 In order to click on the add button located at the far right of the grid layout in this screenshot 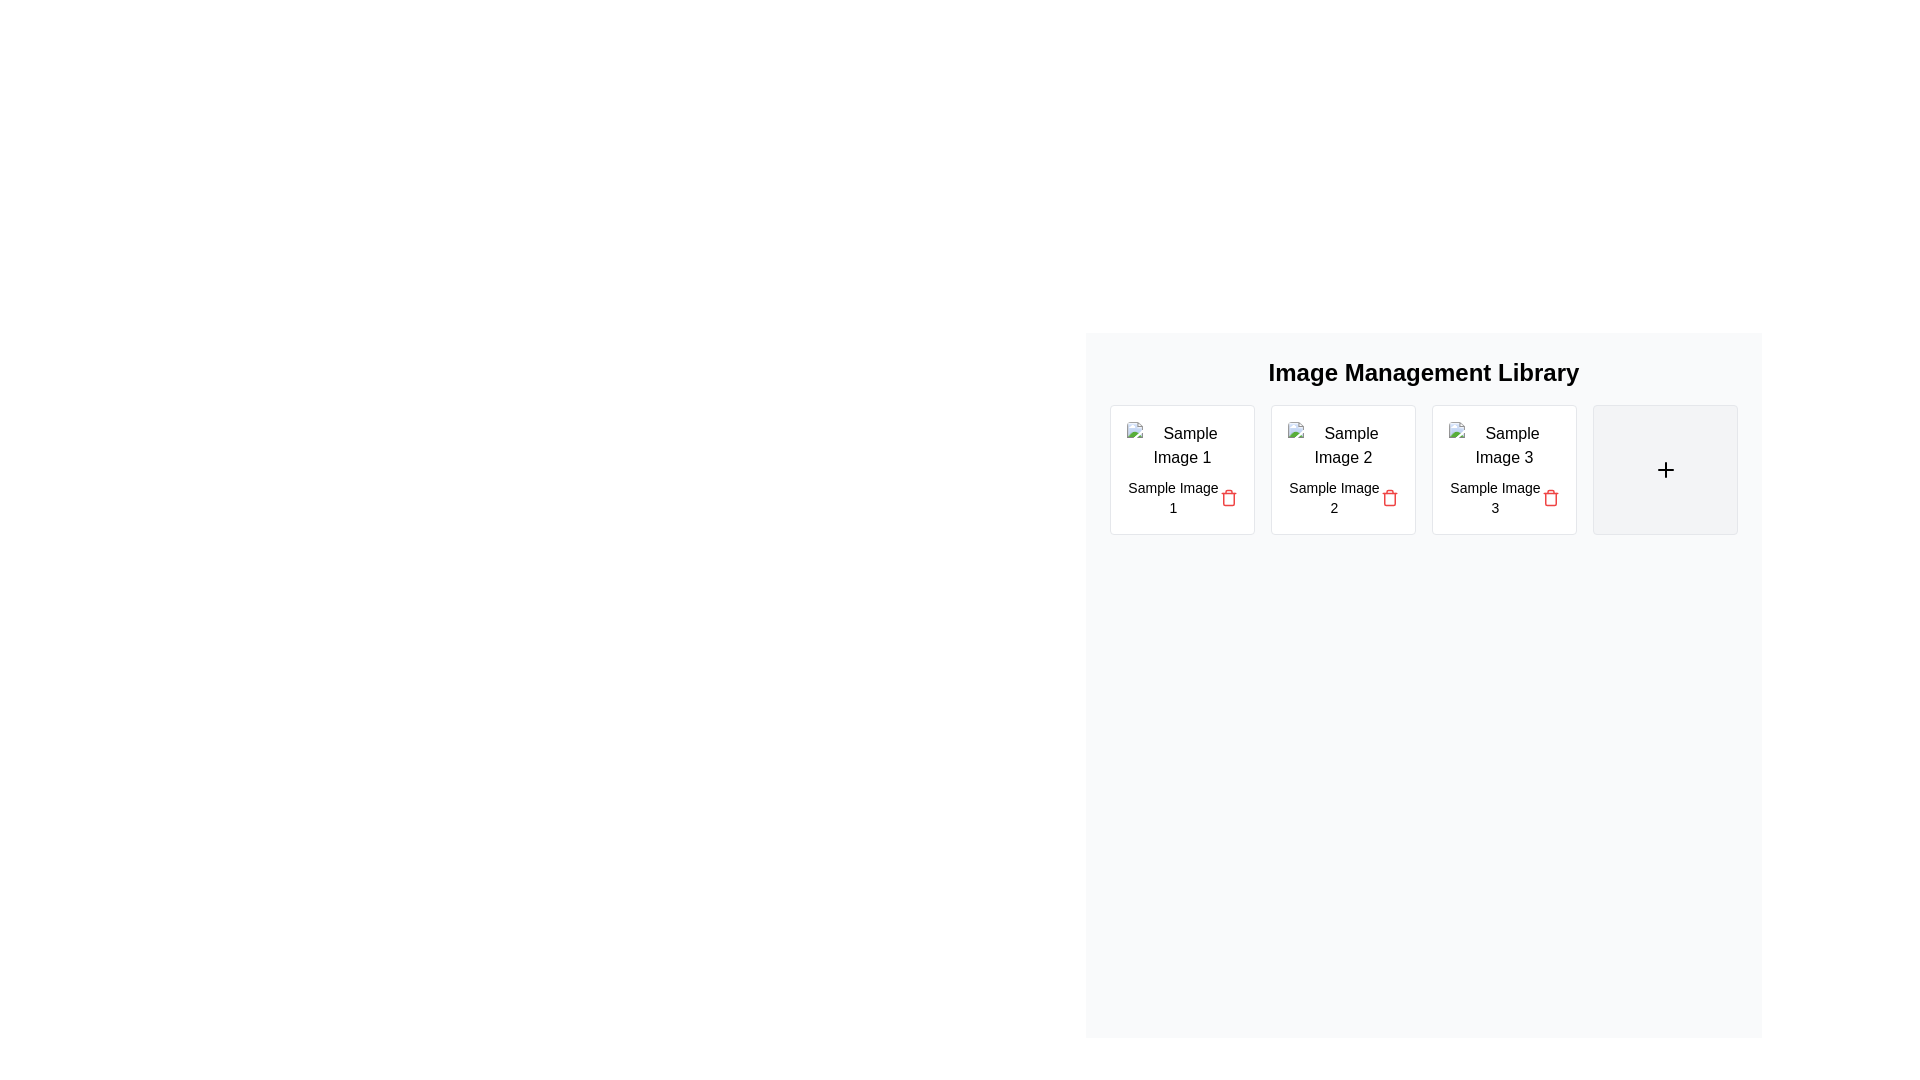, I will do `click(1665, 470)`.